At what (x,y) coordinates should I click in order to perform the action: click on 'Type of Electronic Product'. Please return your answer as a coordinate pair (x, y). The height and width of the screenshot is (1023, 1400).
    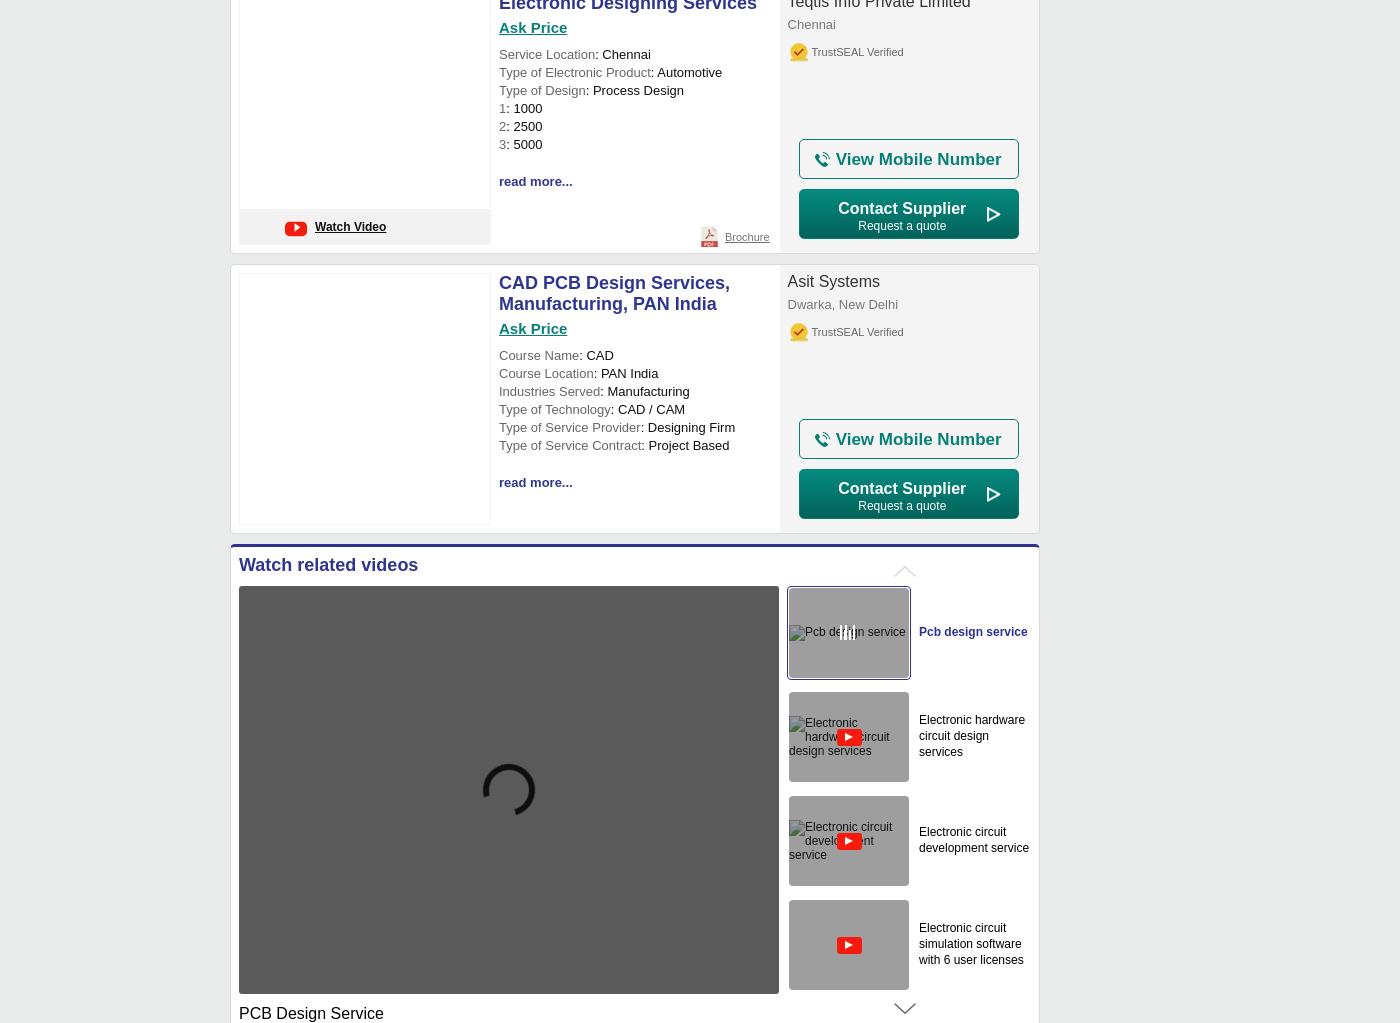
    Looking at the image, I should click on (498, 71).